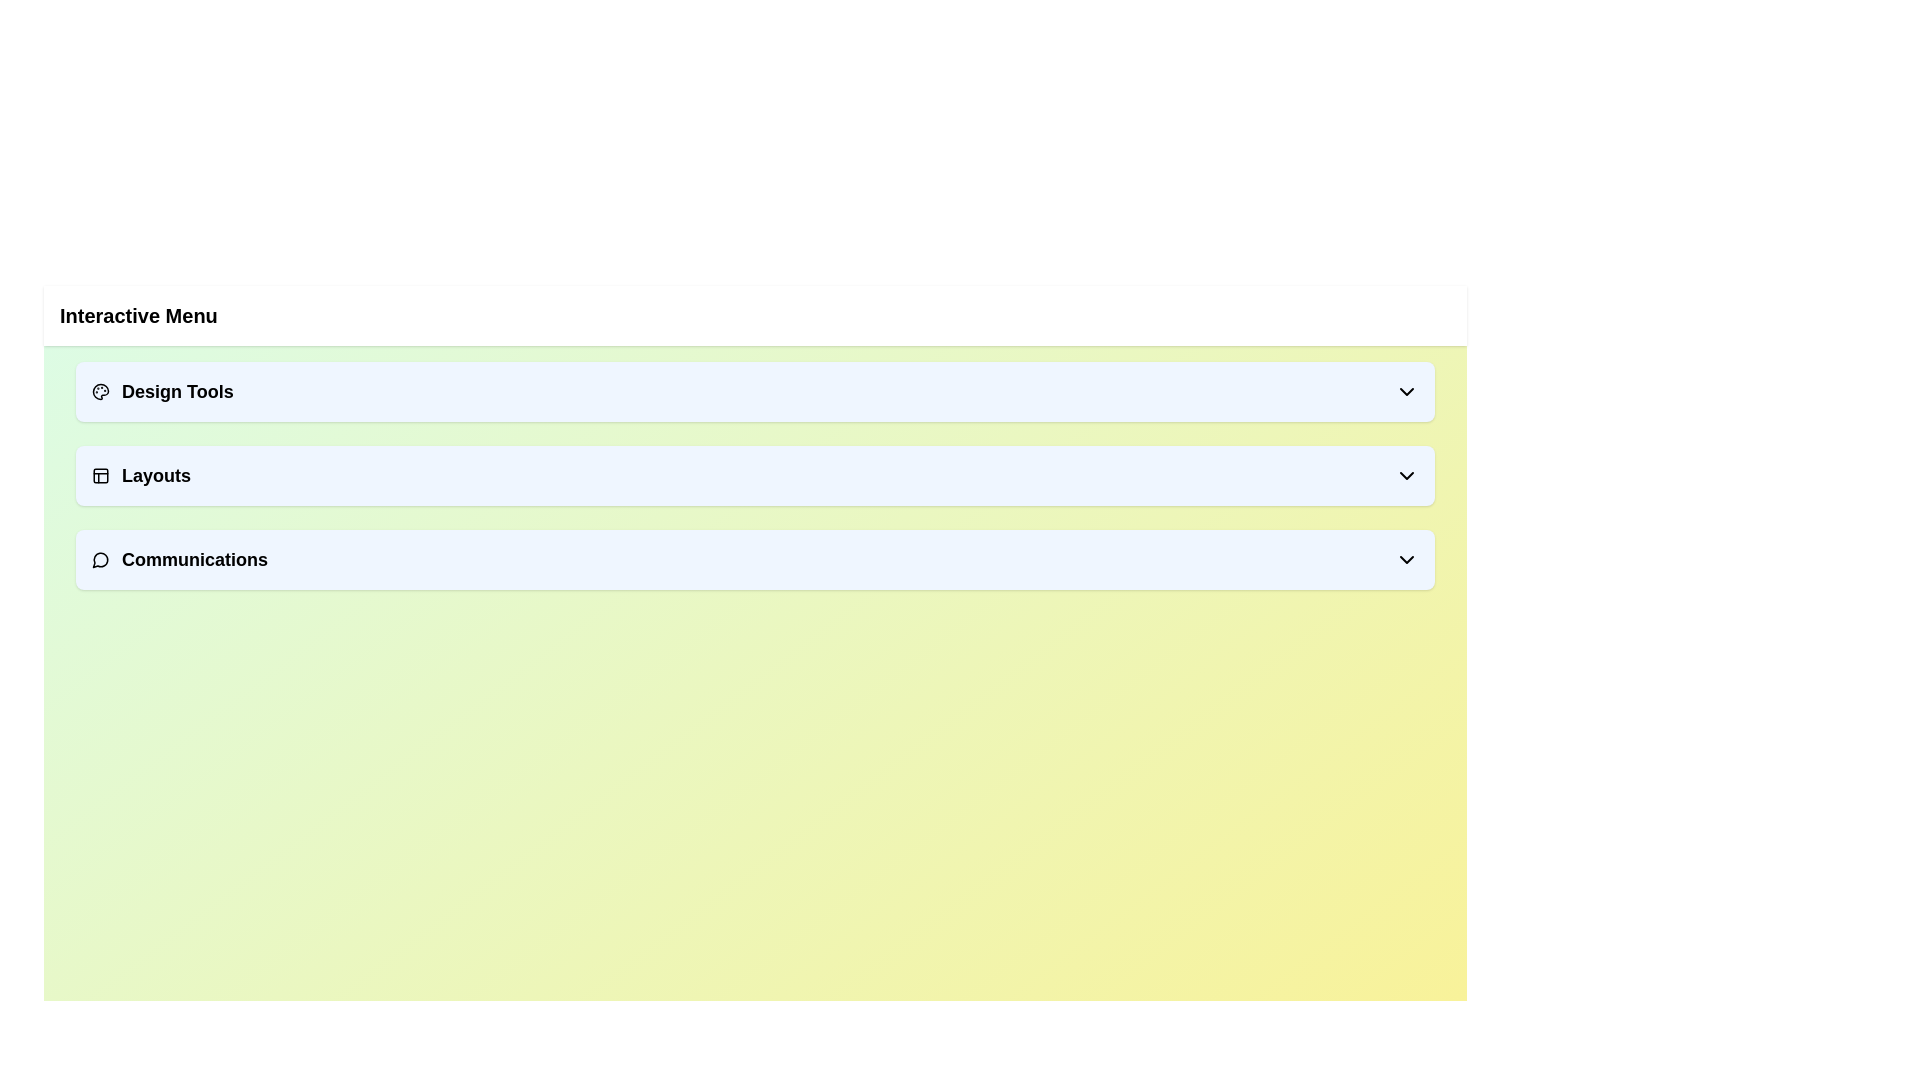 Image resolution: width=1920 pixels, height=1080 pixels. Describe the element at coordinates (754, 475) in the screenshot. I see `the menu item labeled Layouts to highlight it` at that location.